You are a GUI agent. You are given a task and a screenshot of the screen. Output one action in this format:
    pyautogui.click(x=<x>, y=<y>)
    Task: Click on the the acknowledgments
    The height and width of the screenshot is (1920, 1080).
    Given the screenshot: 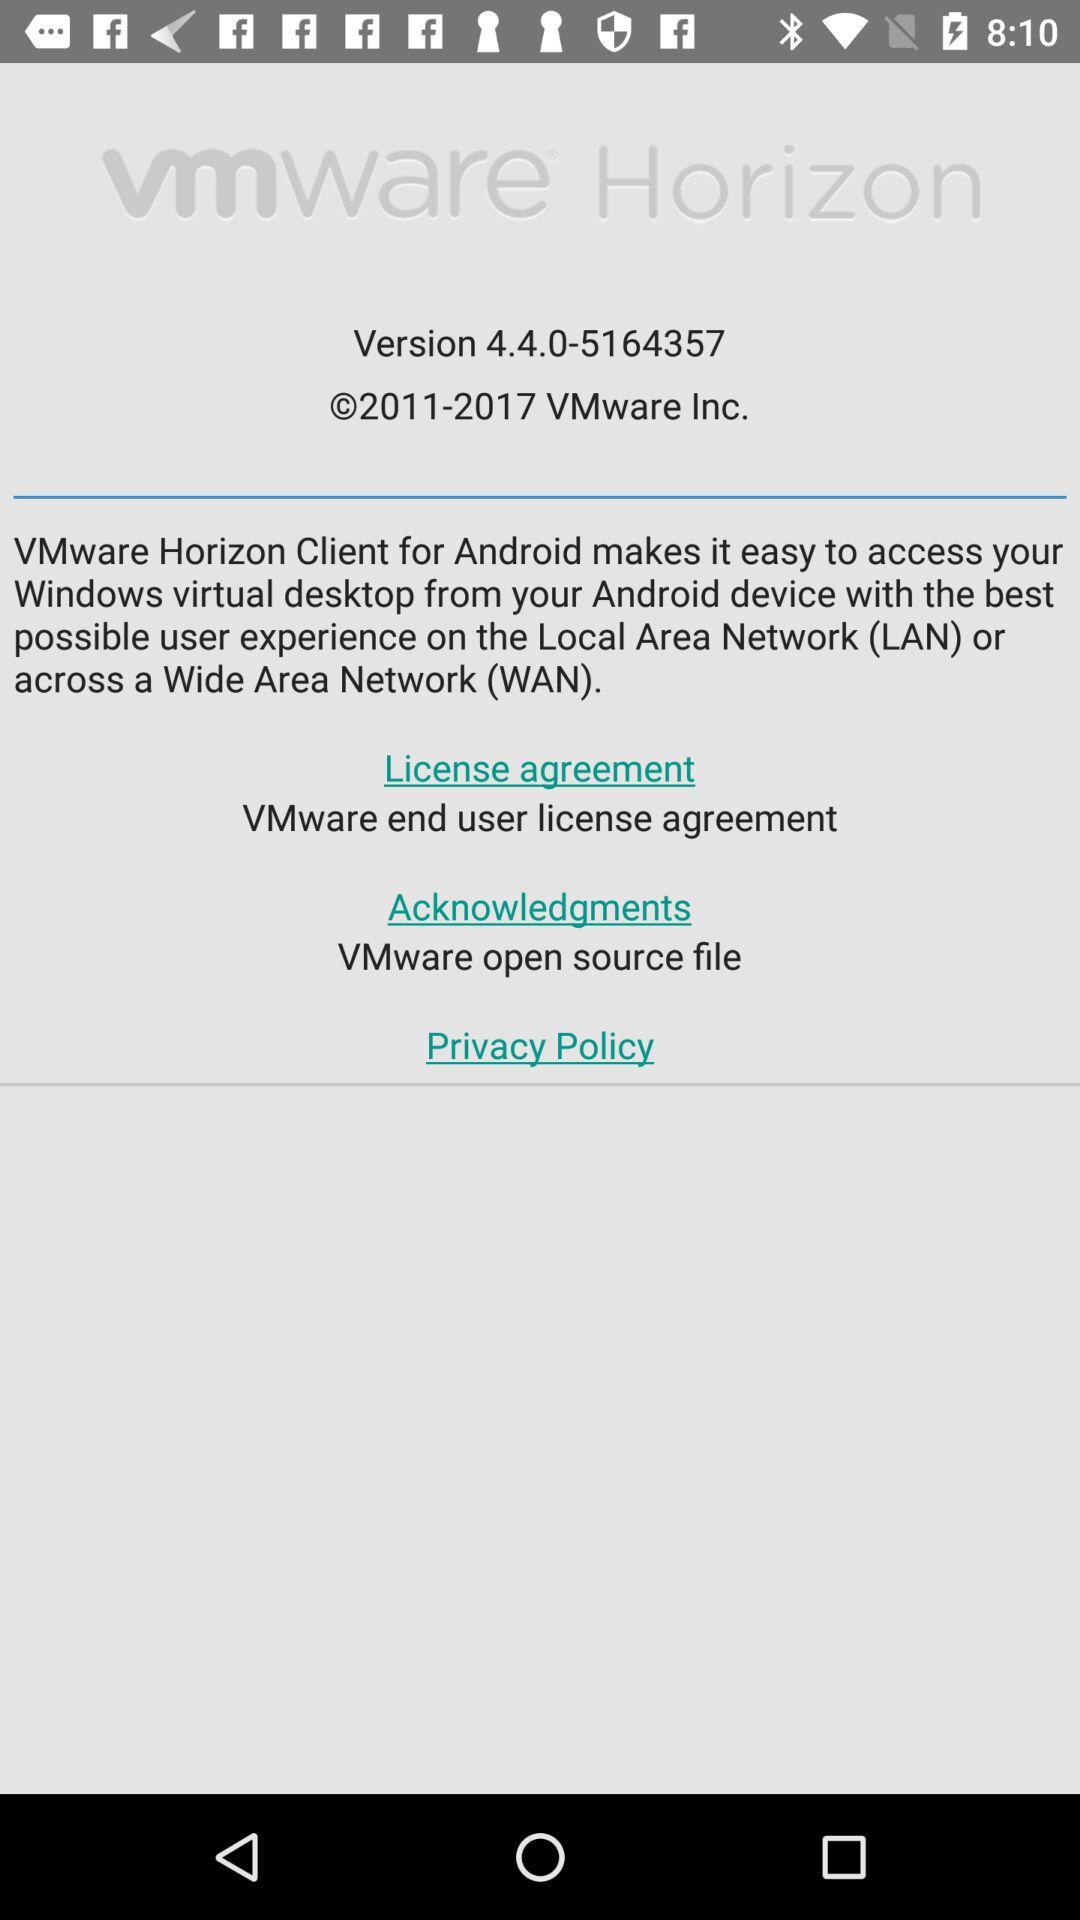 What is the action you would take?
    pyautogui.click(x=538, y=905)
    